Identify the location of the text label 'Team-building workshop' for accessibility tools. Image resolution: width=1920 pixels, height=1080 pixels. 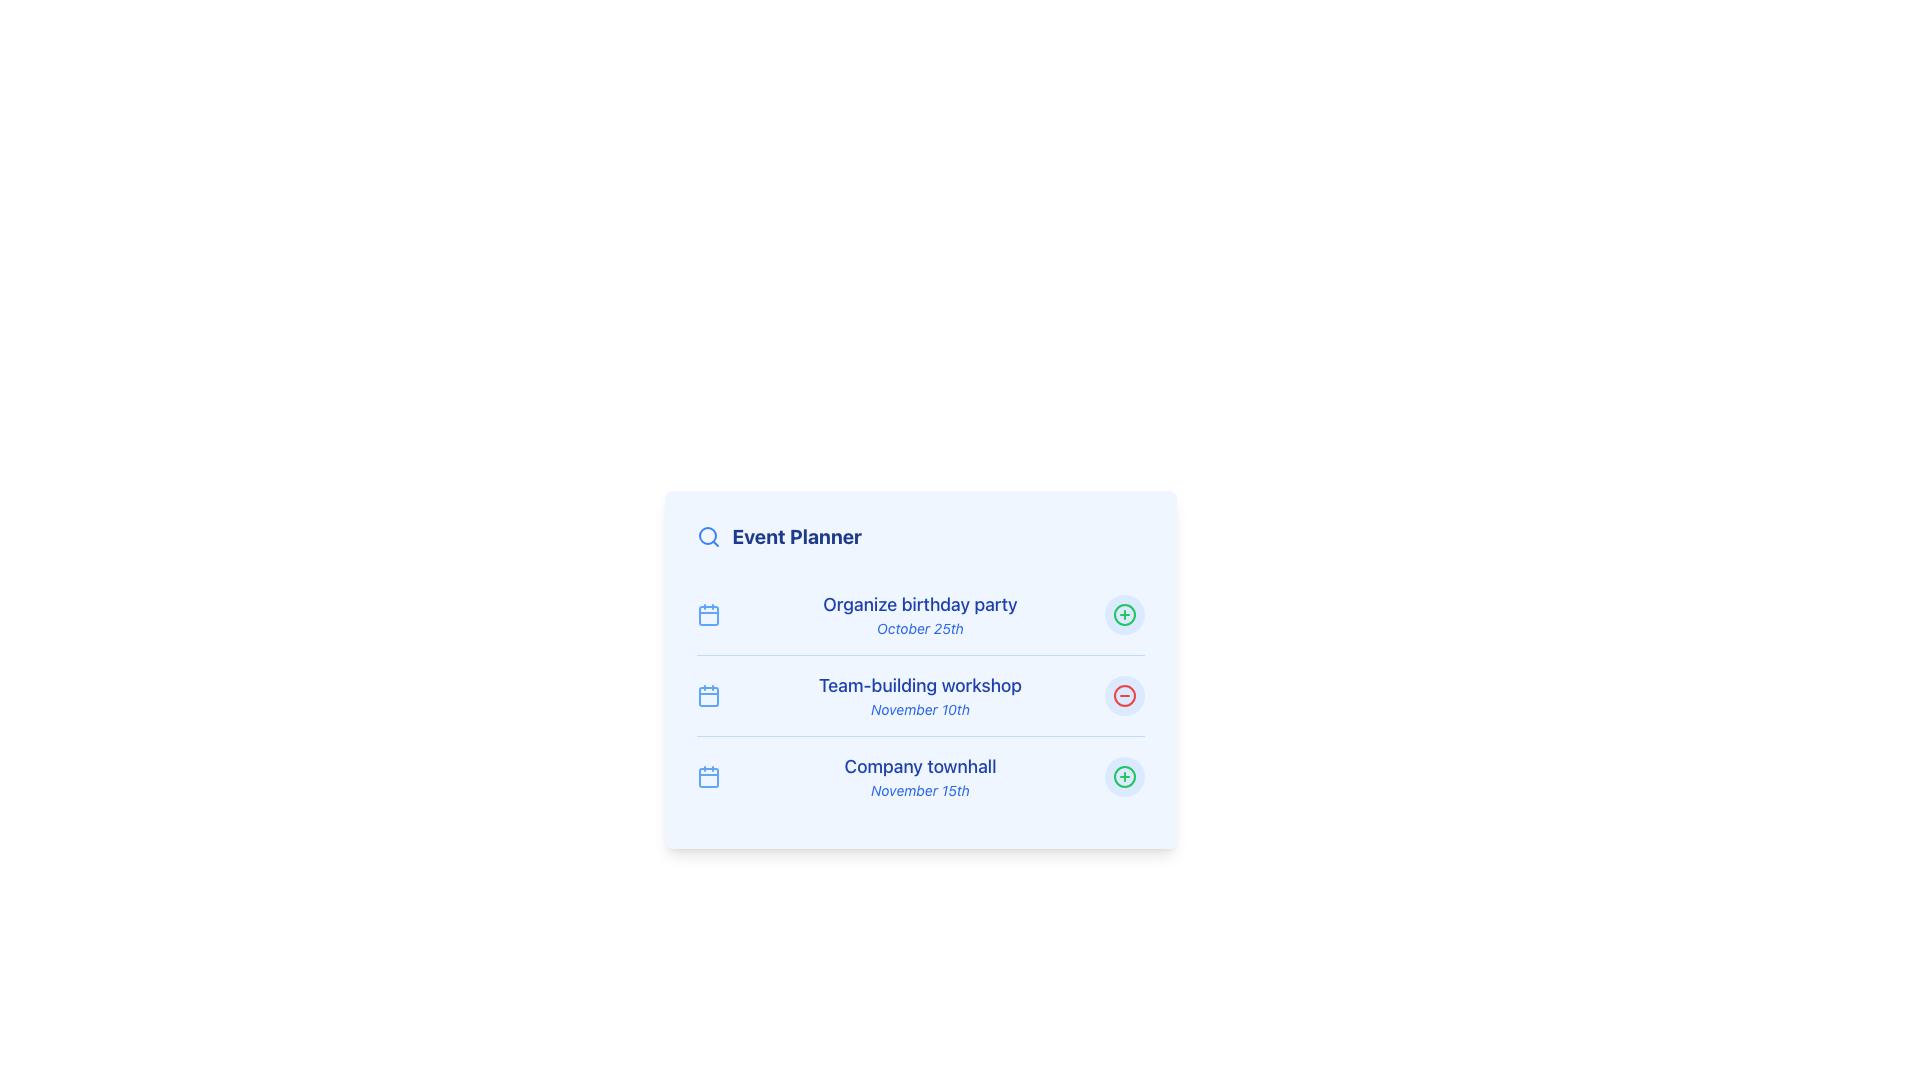
(919, 685).